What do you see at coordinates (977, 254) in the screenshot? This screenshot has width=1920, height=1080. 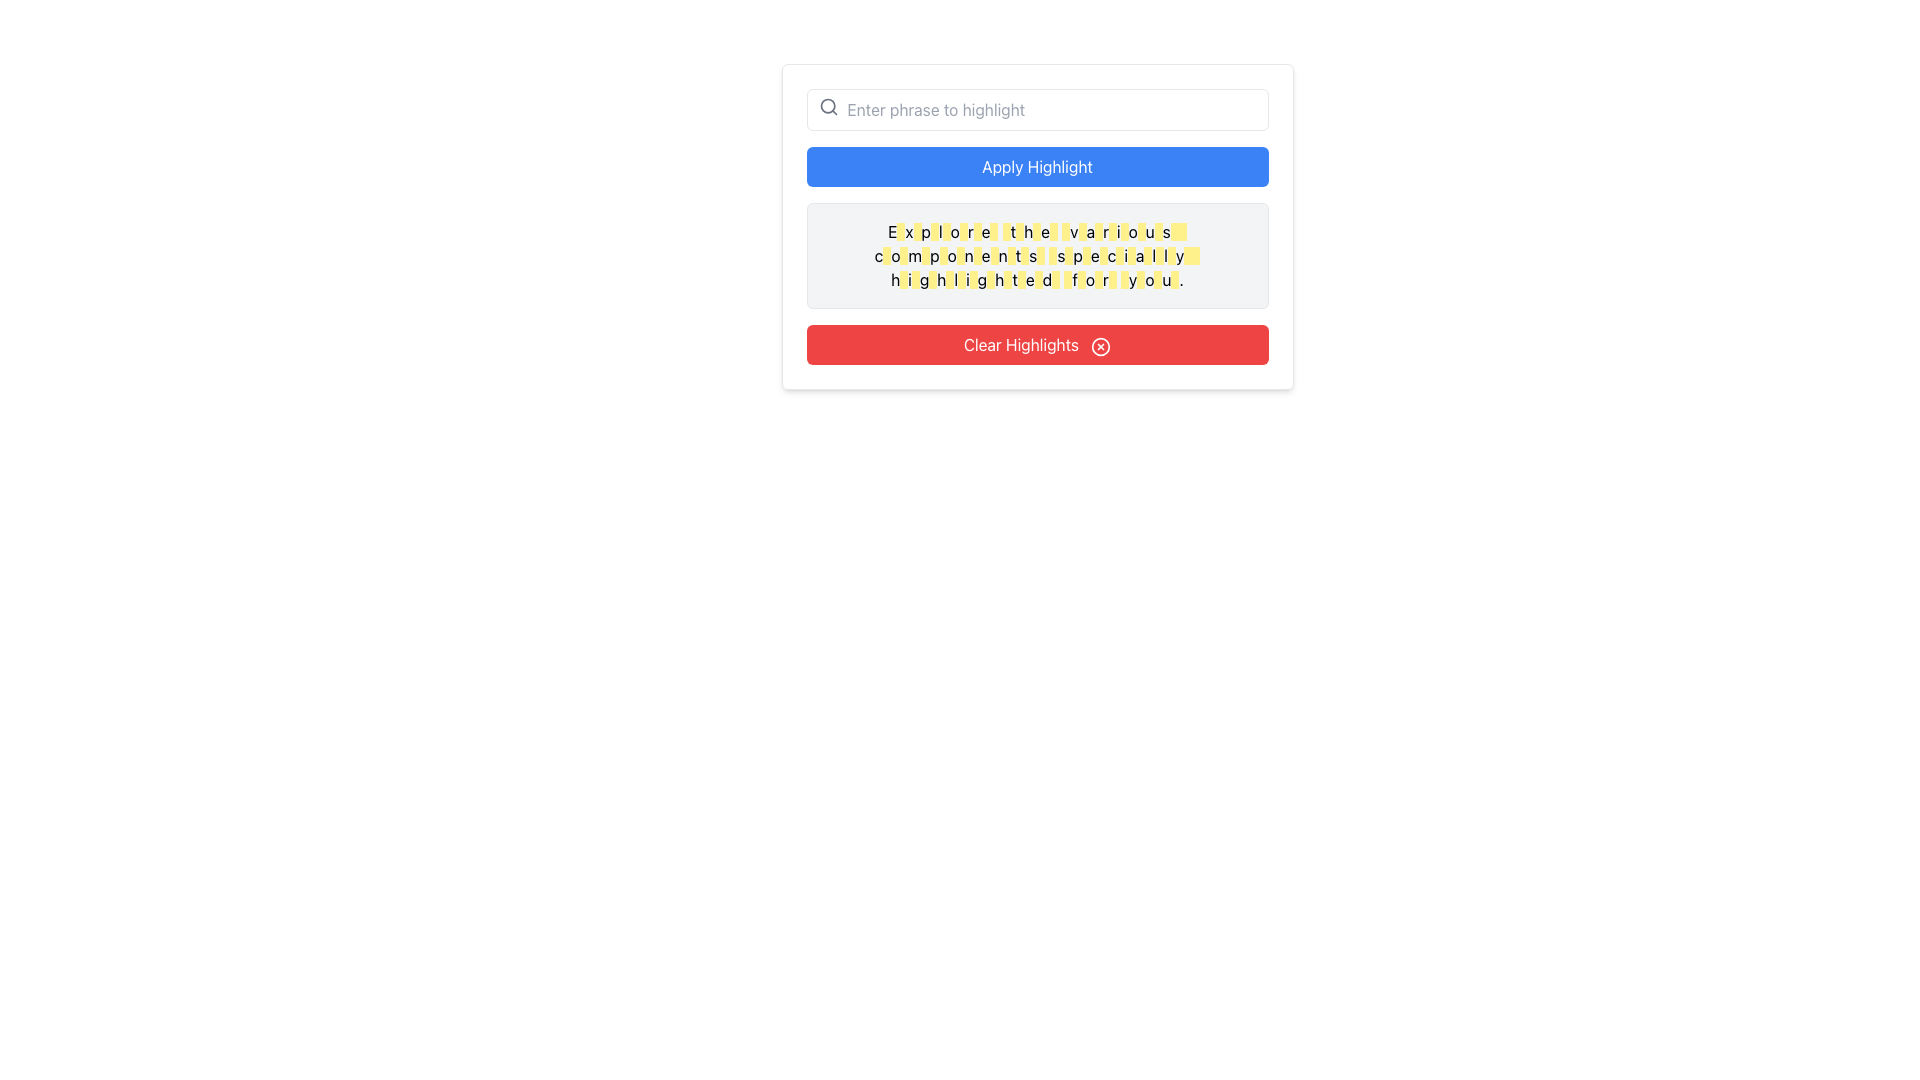 I see `the 6th highlight in the second row of highlighted words in the text 'Explore the various components specially highlighted for you.'` at bounding box center [977, 254].